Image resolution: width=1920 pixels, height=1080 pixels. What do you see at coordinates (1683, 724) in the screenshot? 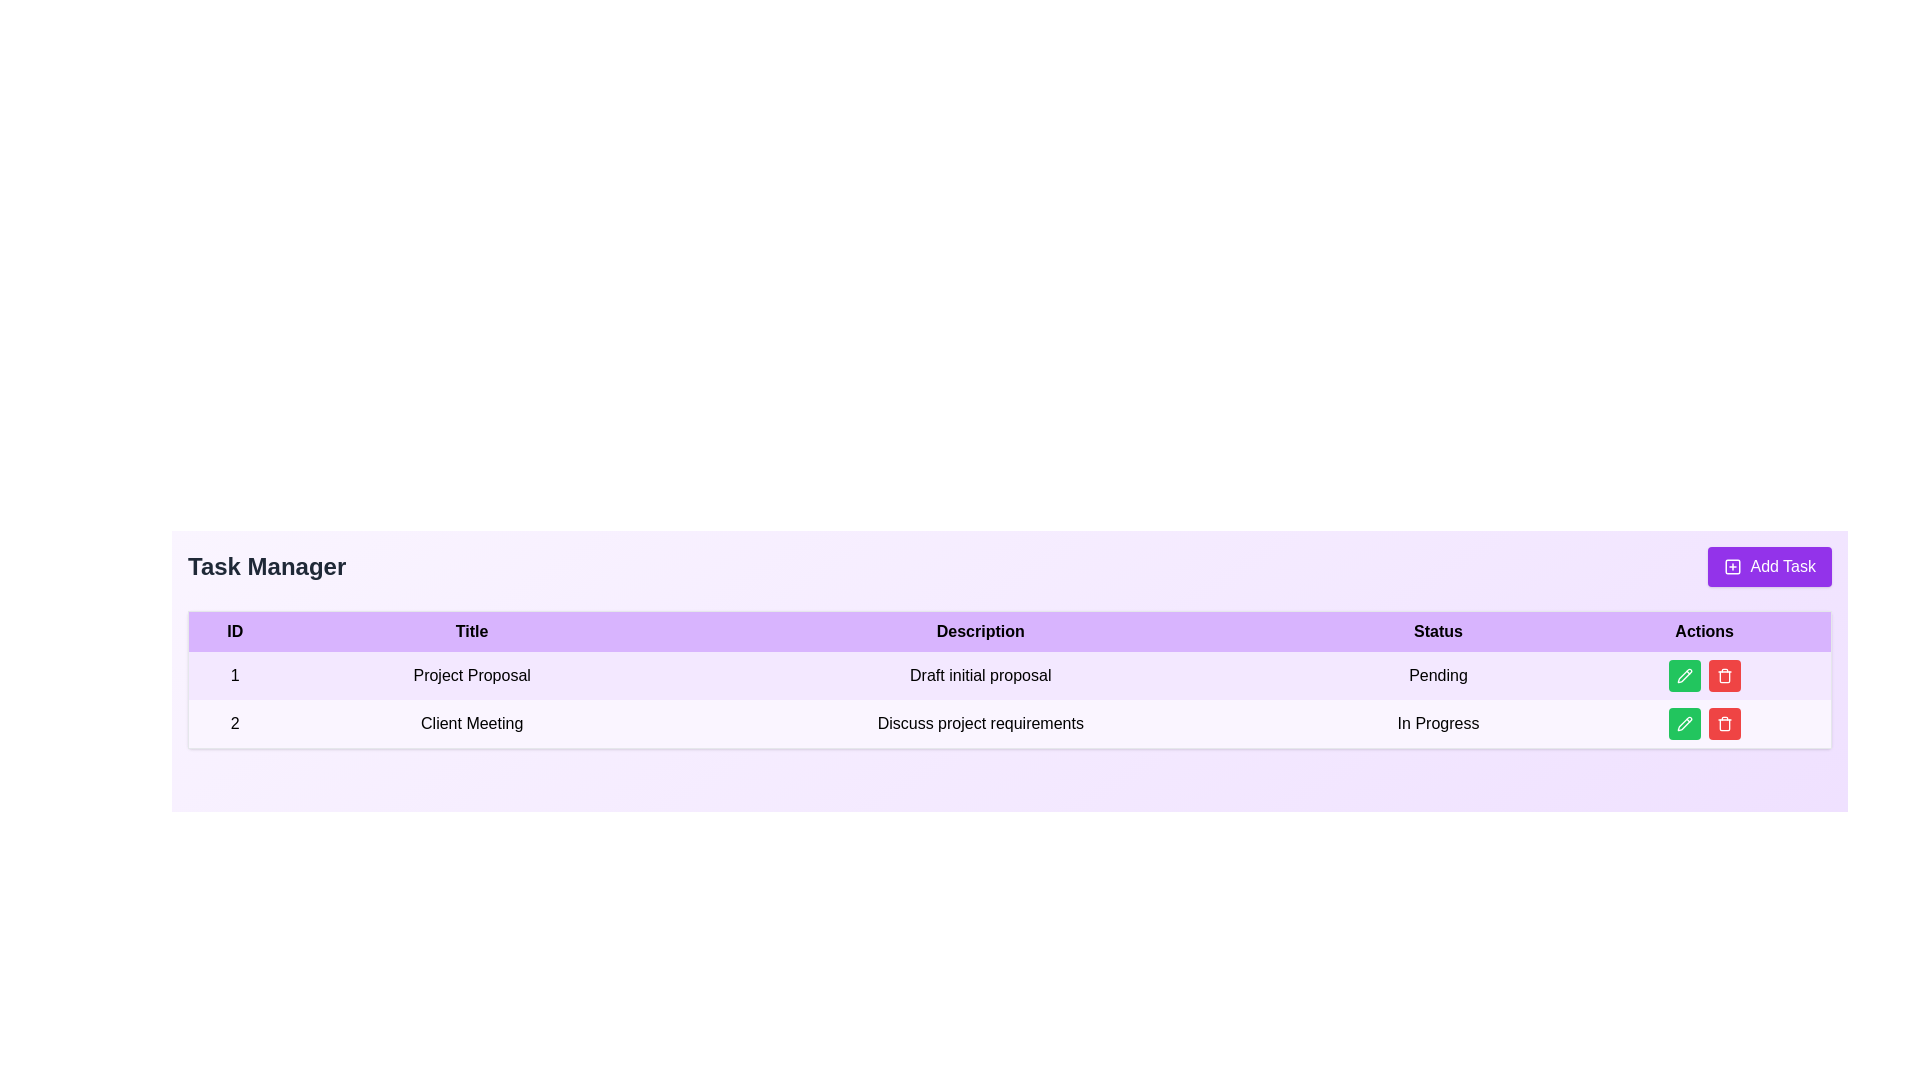
I see `the small pencil icon with a green background located in the second row of the 'Actions' column` at bounding box center [1683, 724].